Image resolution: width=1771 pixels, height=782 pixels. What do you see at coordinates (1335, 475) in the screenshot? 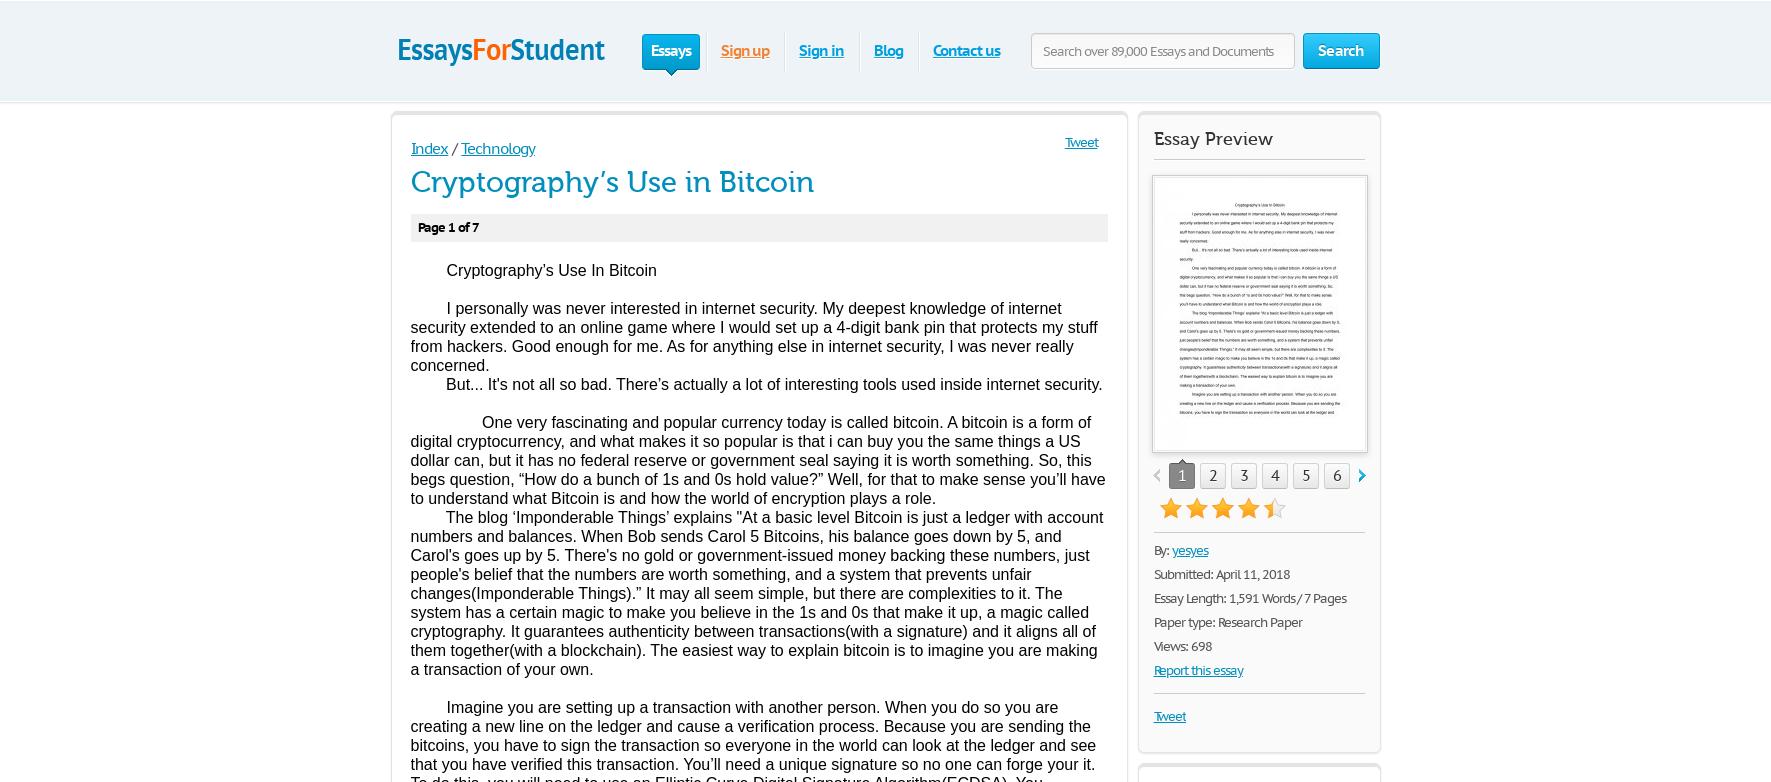
I see `'6'` at bounding box center [1335, 475].